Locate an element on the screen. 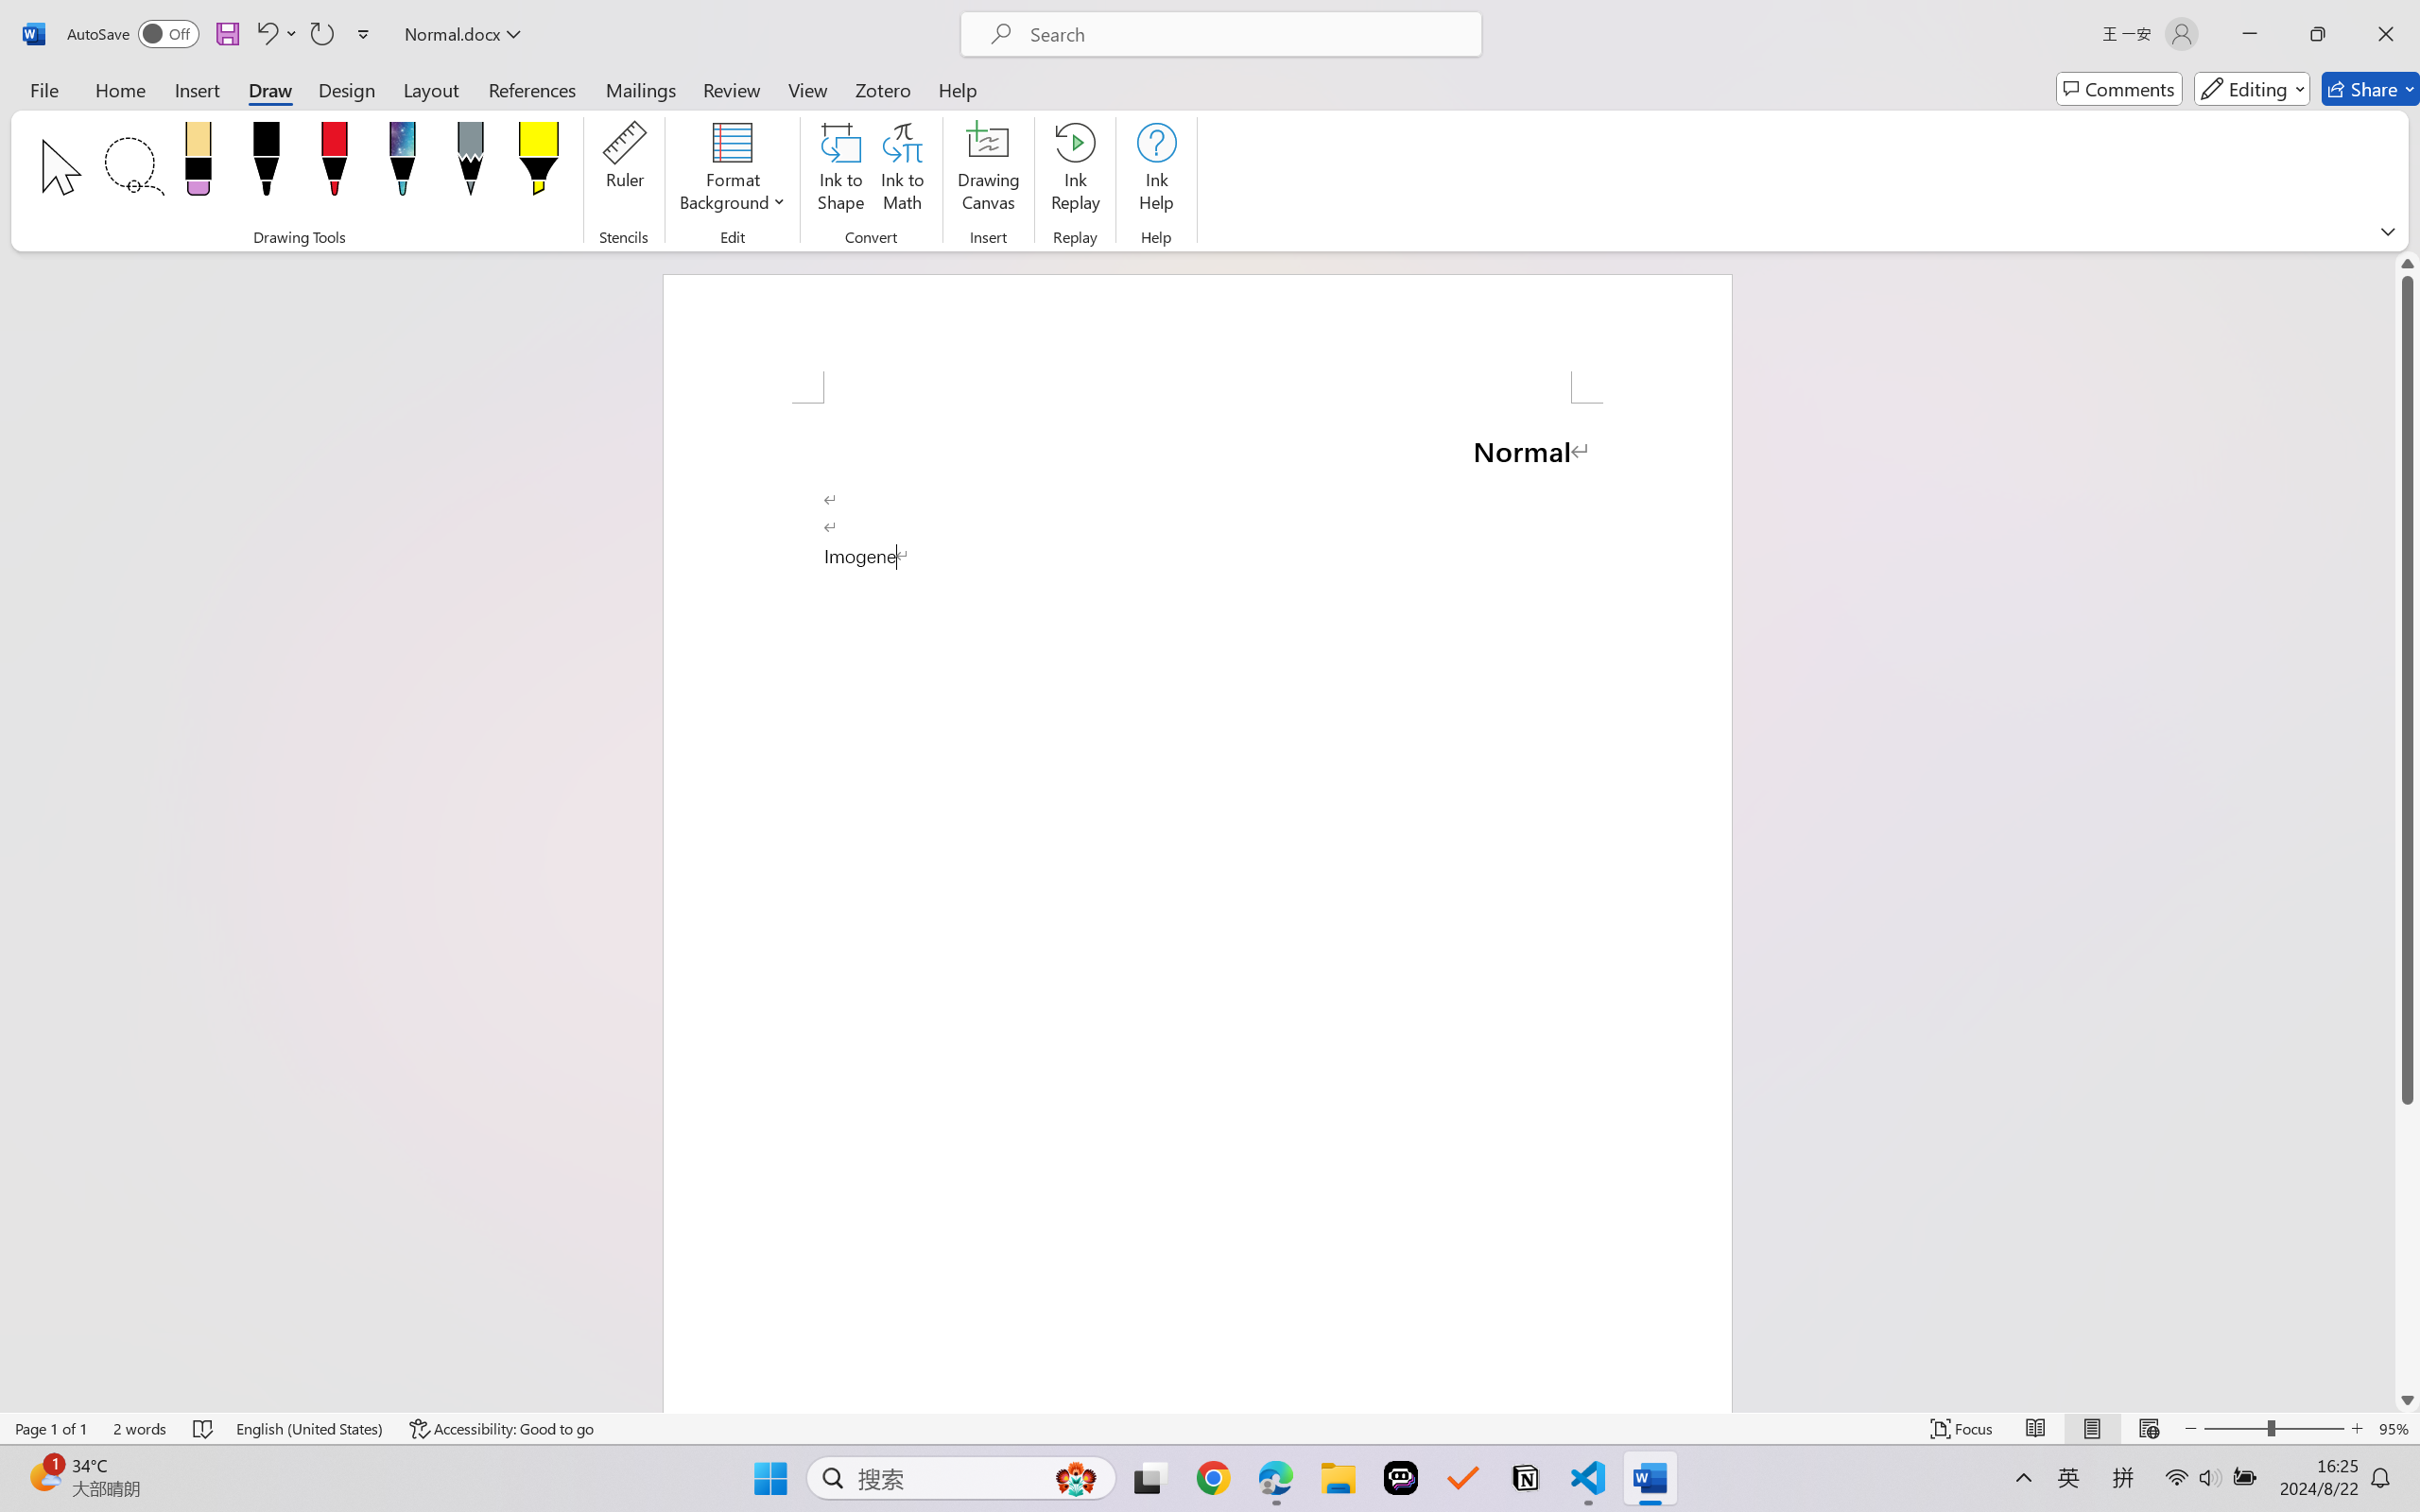  'Page Number Page 1 of 1' is located at coordinates (52, 1428).